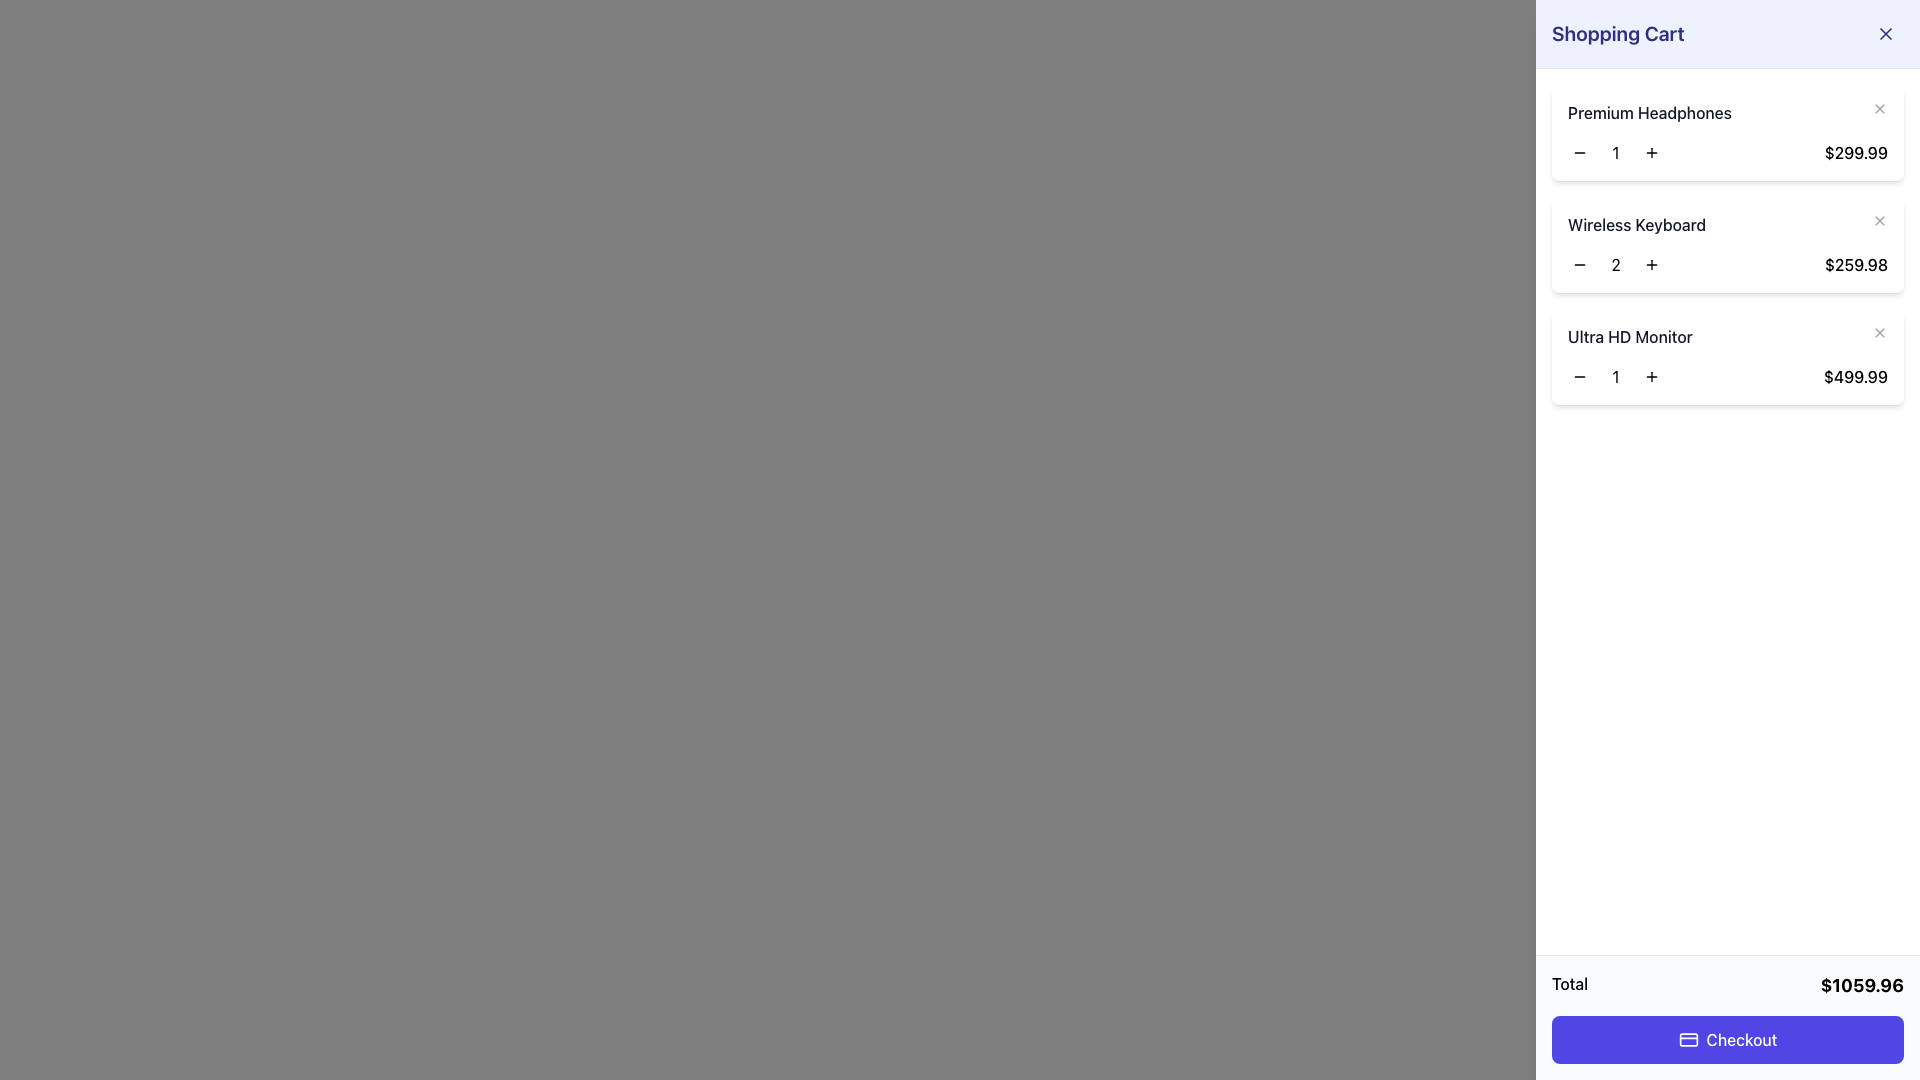  I want to click on the small interactive close button represented by an 'X' icon located at the top-right corner of the row containing the 'Ultra HD Monitor' item in the shopping cart layout, so click(1879, 331).